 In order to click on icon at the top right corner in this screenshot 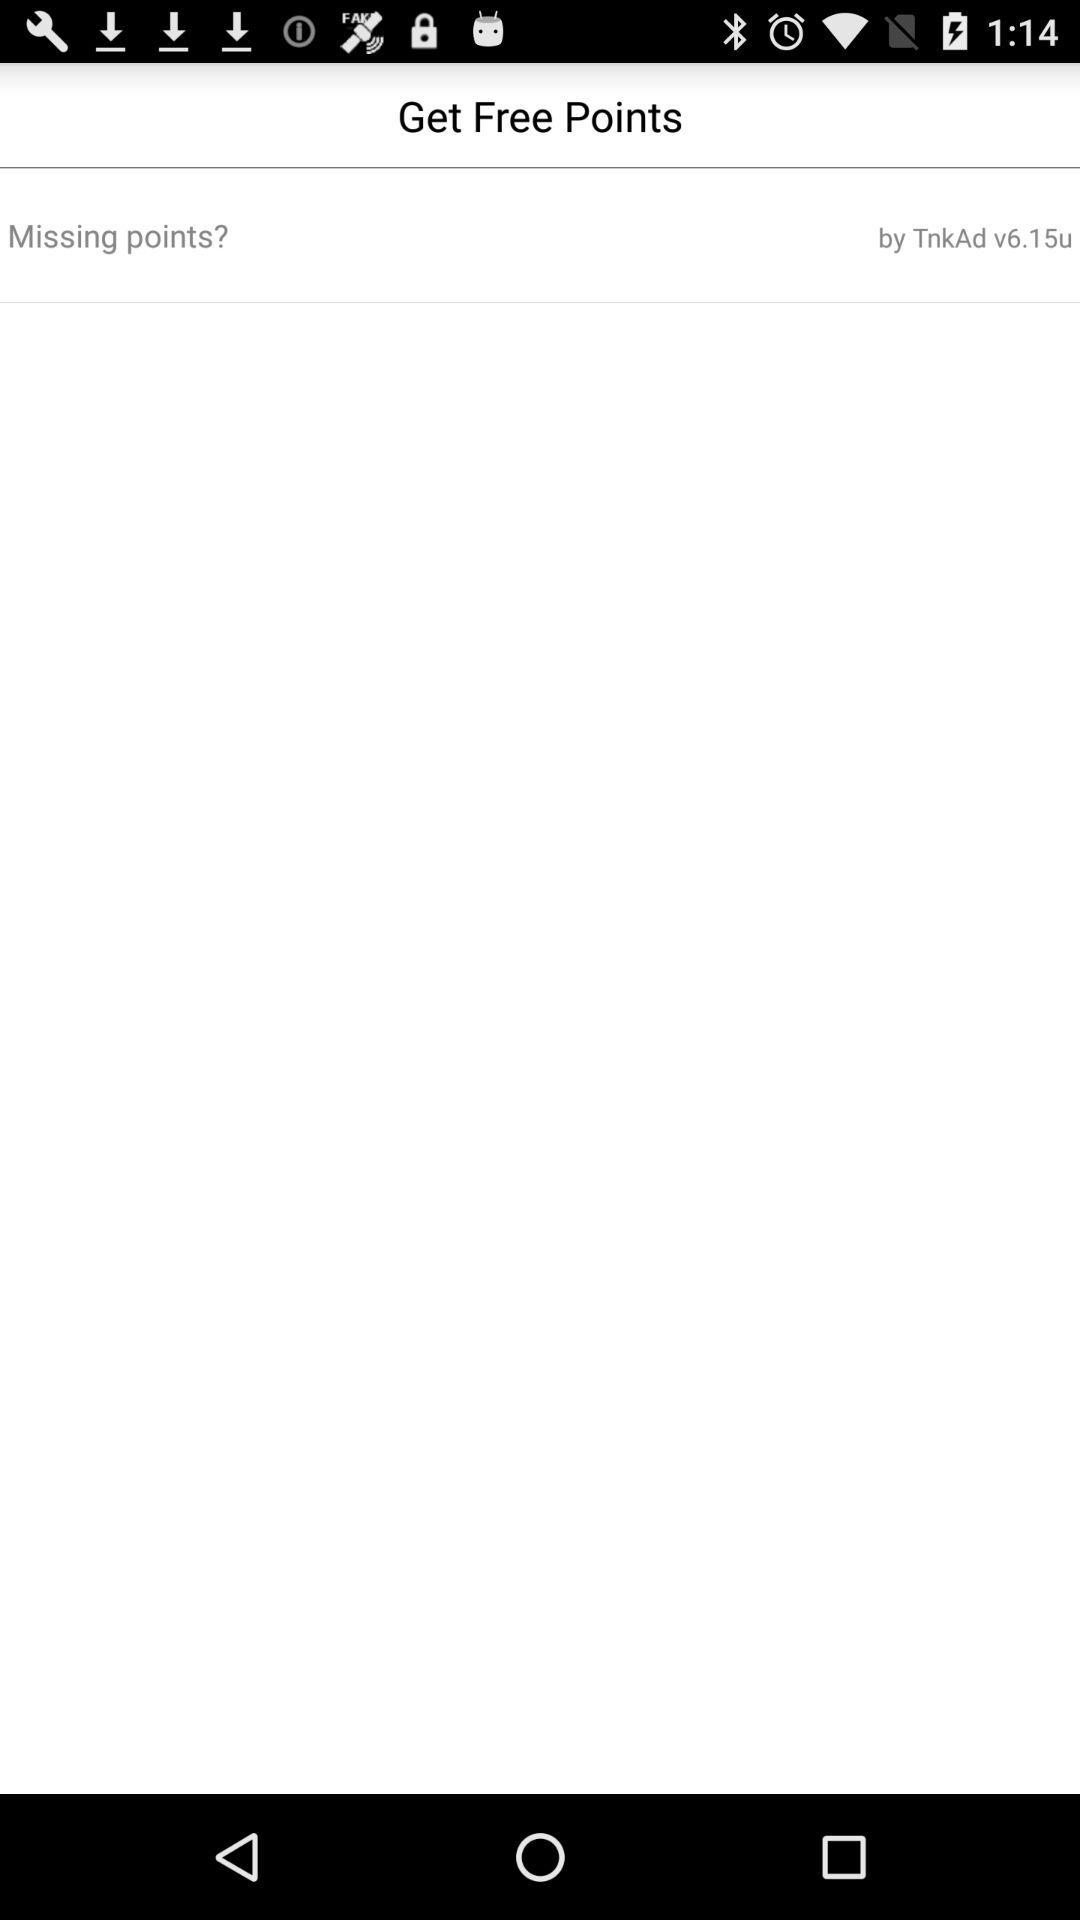, I will do `click(892, 237)`.